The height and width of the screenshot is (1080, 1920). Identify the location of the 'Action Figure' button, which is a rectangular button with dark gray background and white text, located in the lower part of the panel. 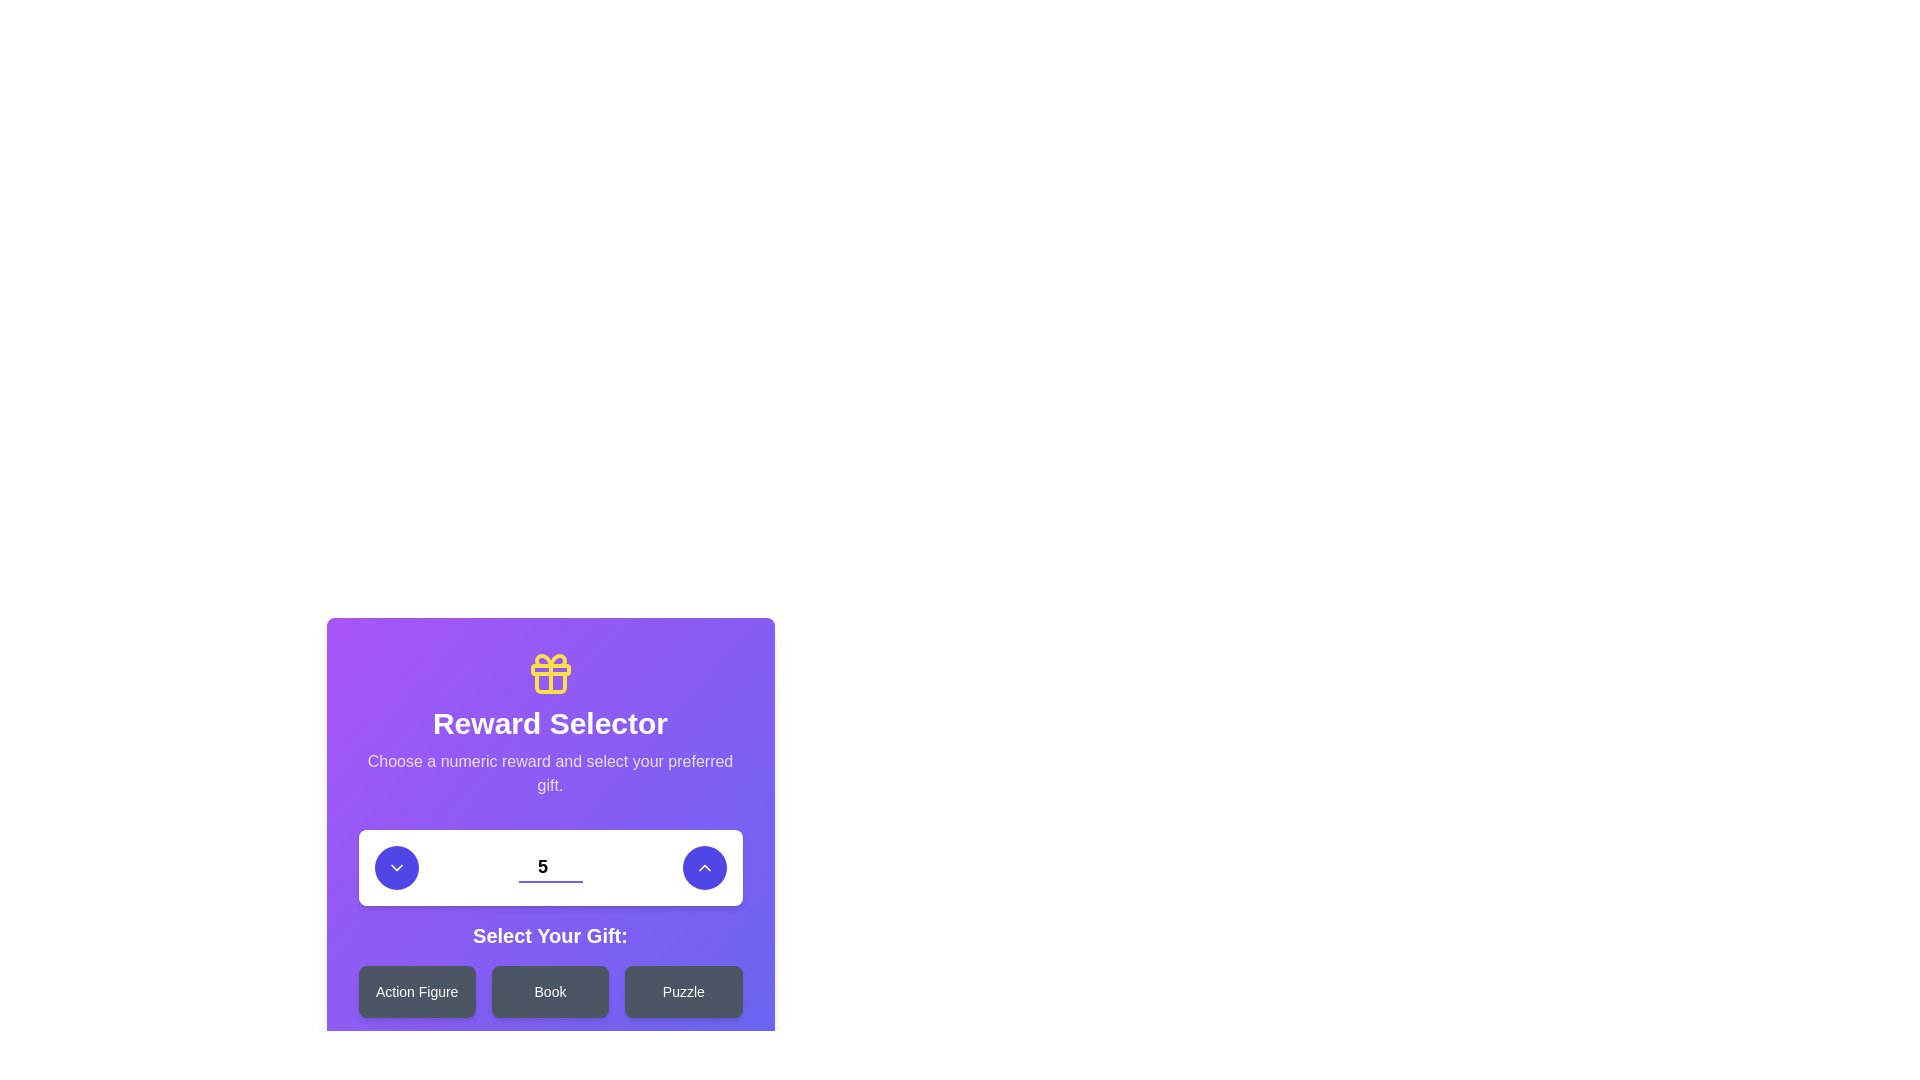
(416, 991).